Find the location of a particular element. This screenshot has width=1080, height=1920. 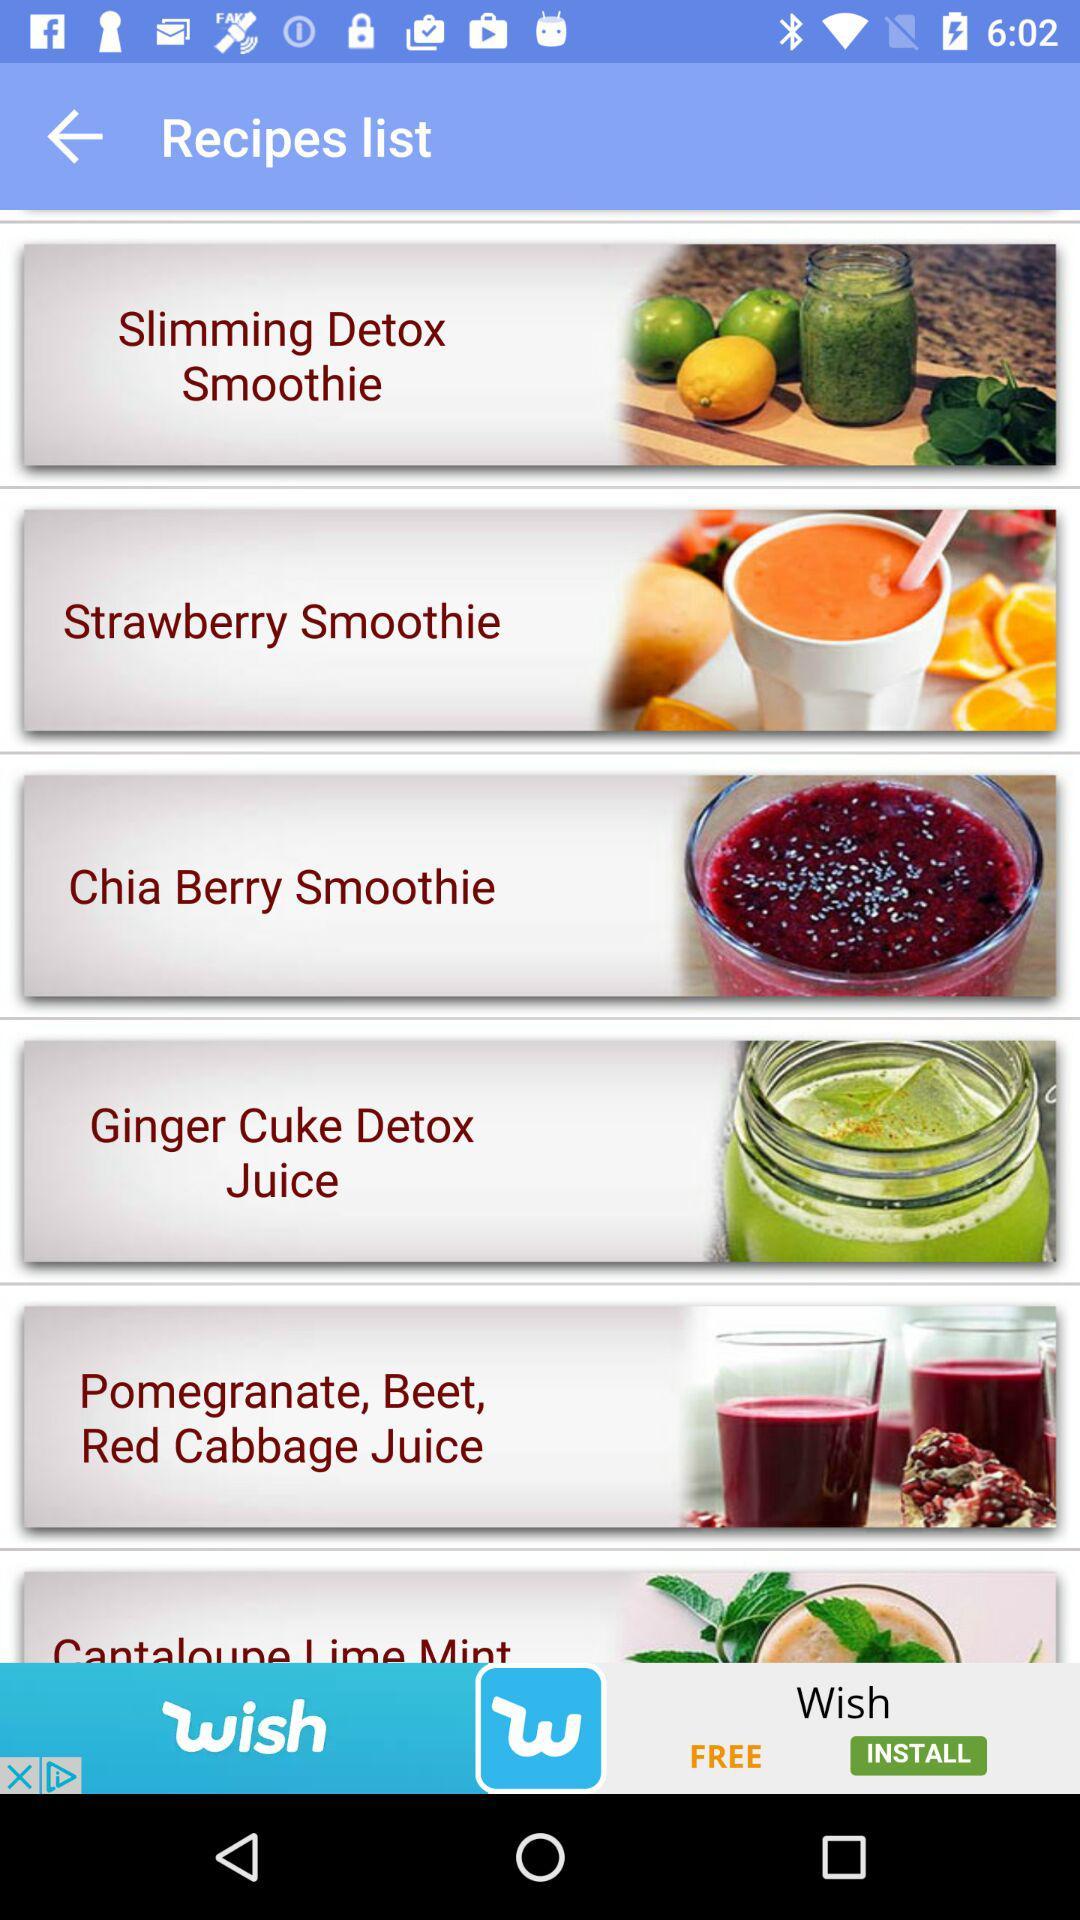

advertisement link is located at coordinates (540, 1727).